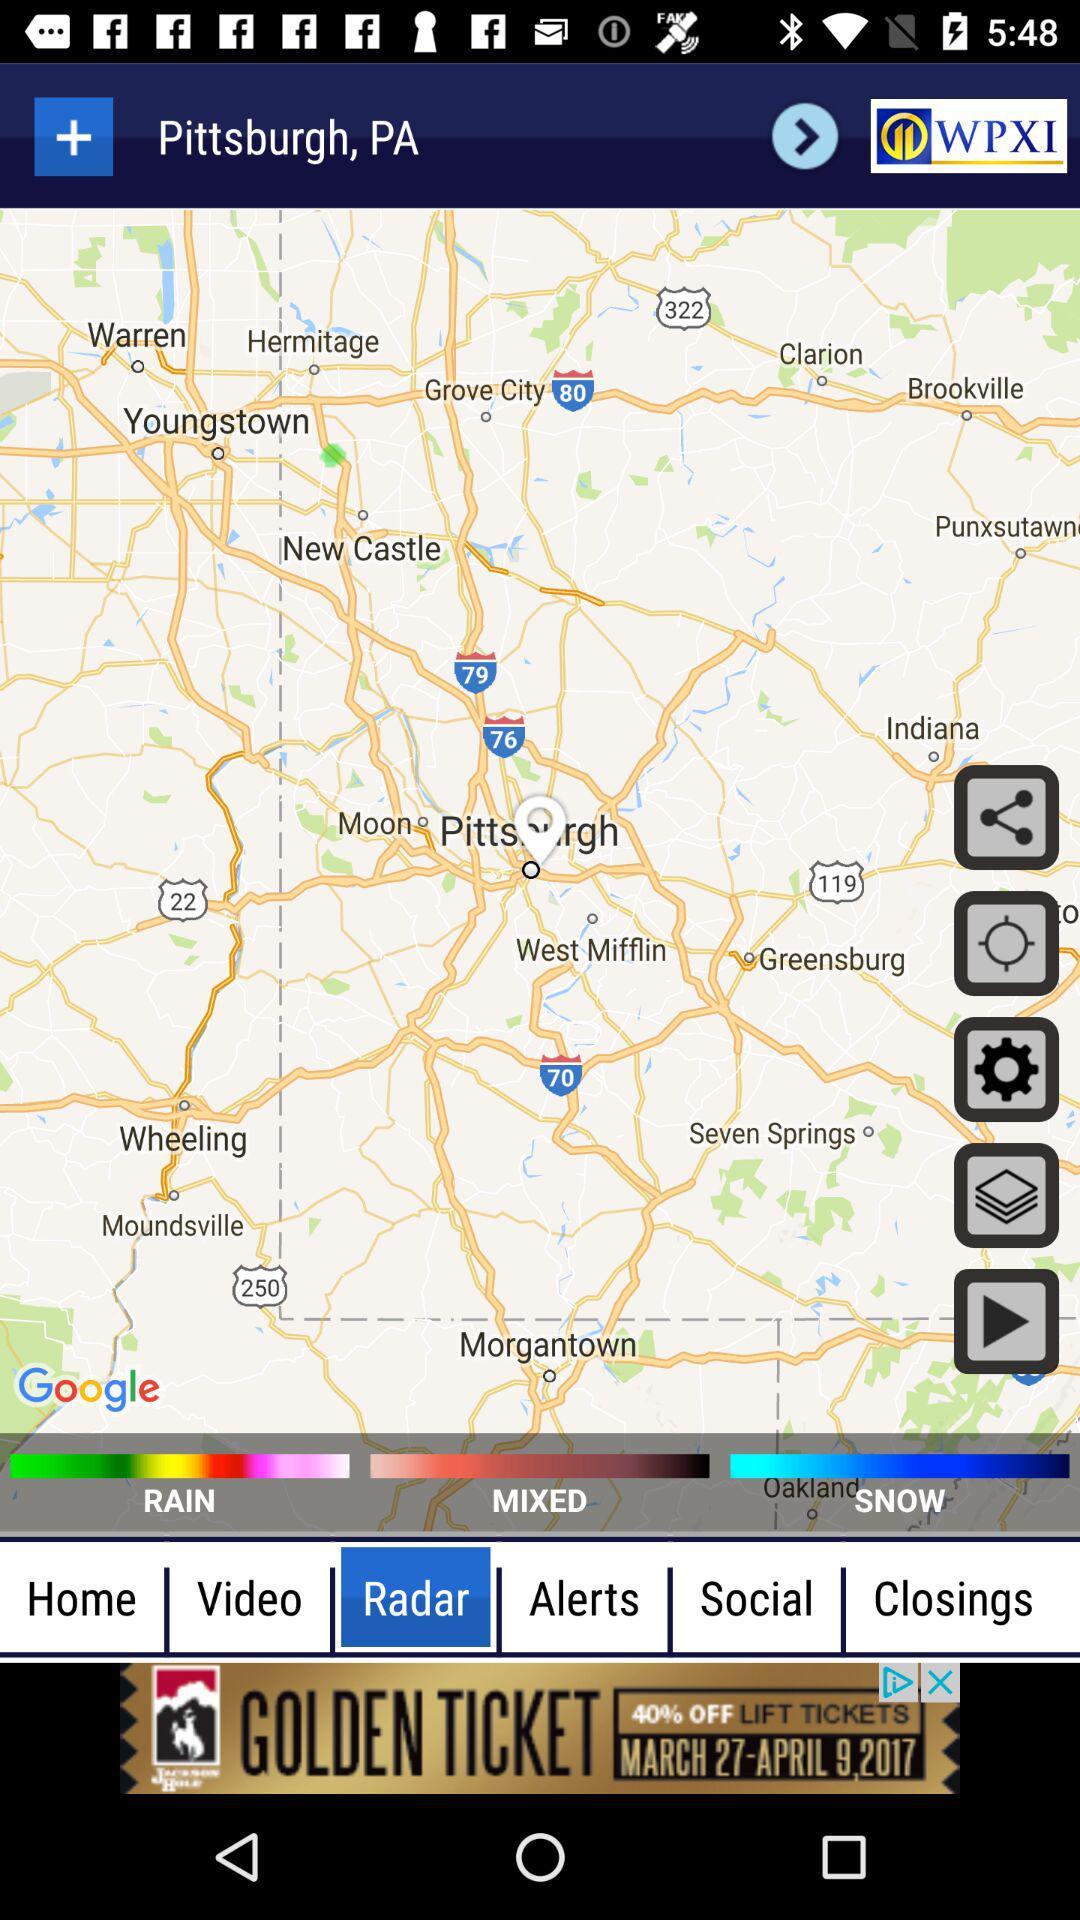  I want to click on next button, so click(804, 135).